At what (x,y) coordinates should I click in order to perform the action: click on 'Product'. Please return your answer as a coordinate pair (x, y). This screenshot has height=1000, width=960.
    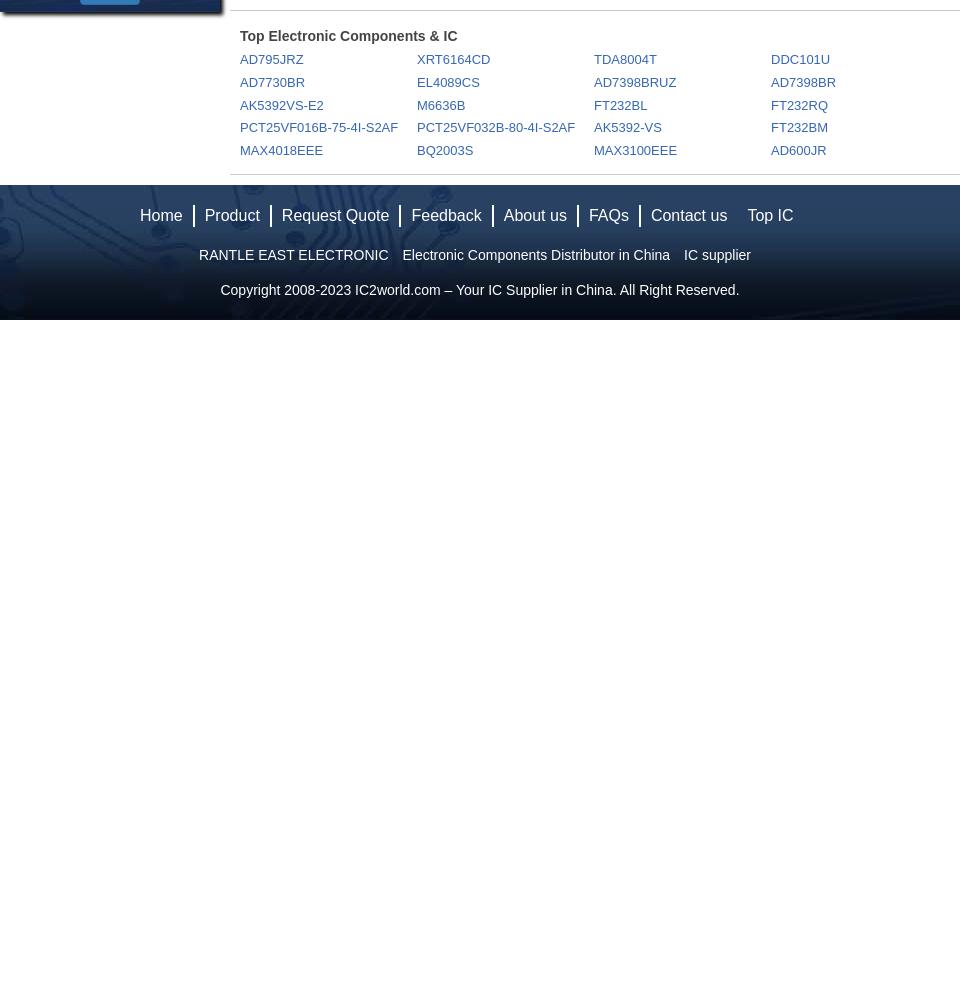
    Looking at the image, I should click on (231, 214).